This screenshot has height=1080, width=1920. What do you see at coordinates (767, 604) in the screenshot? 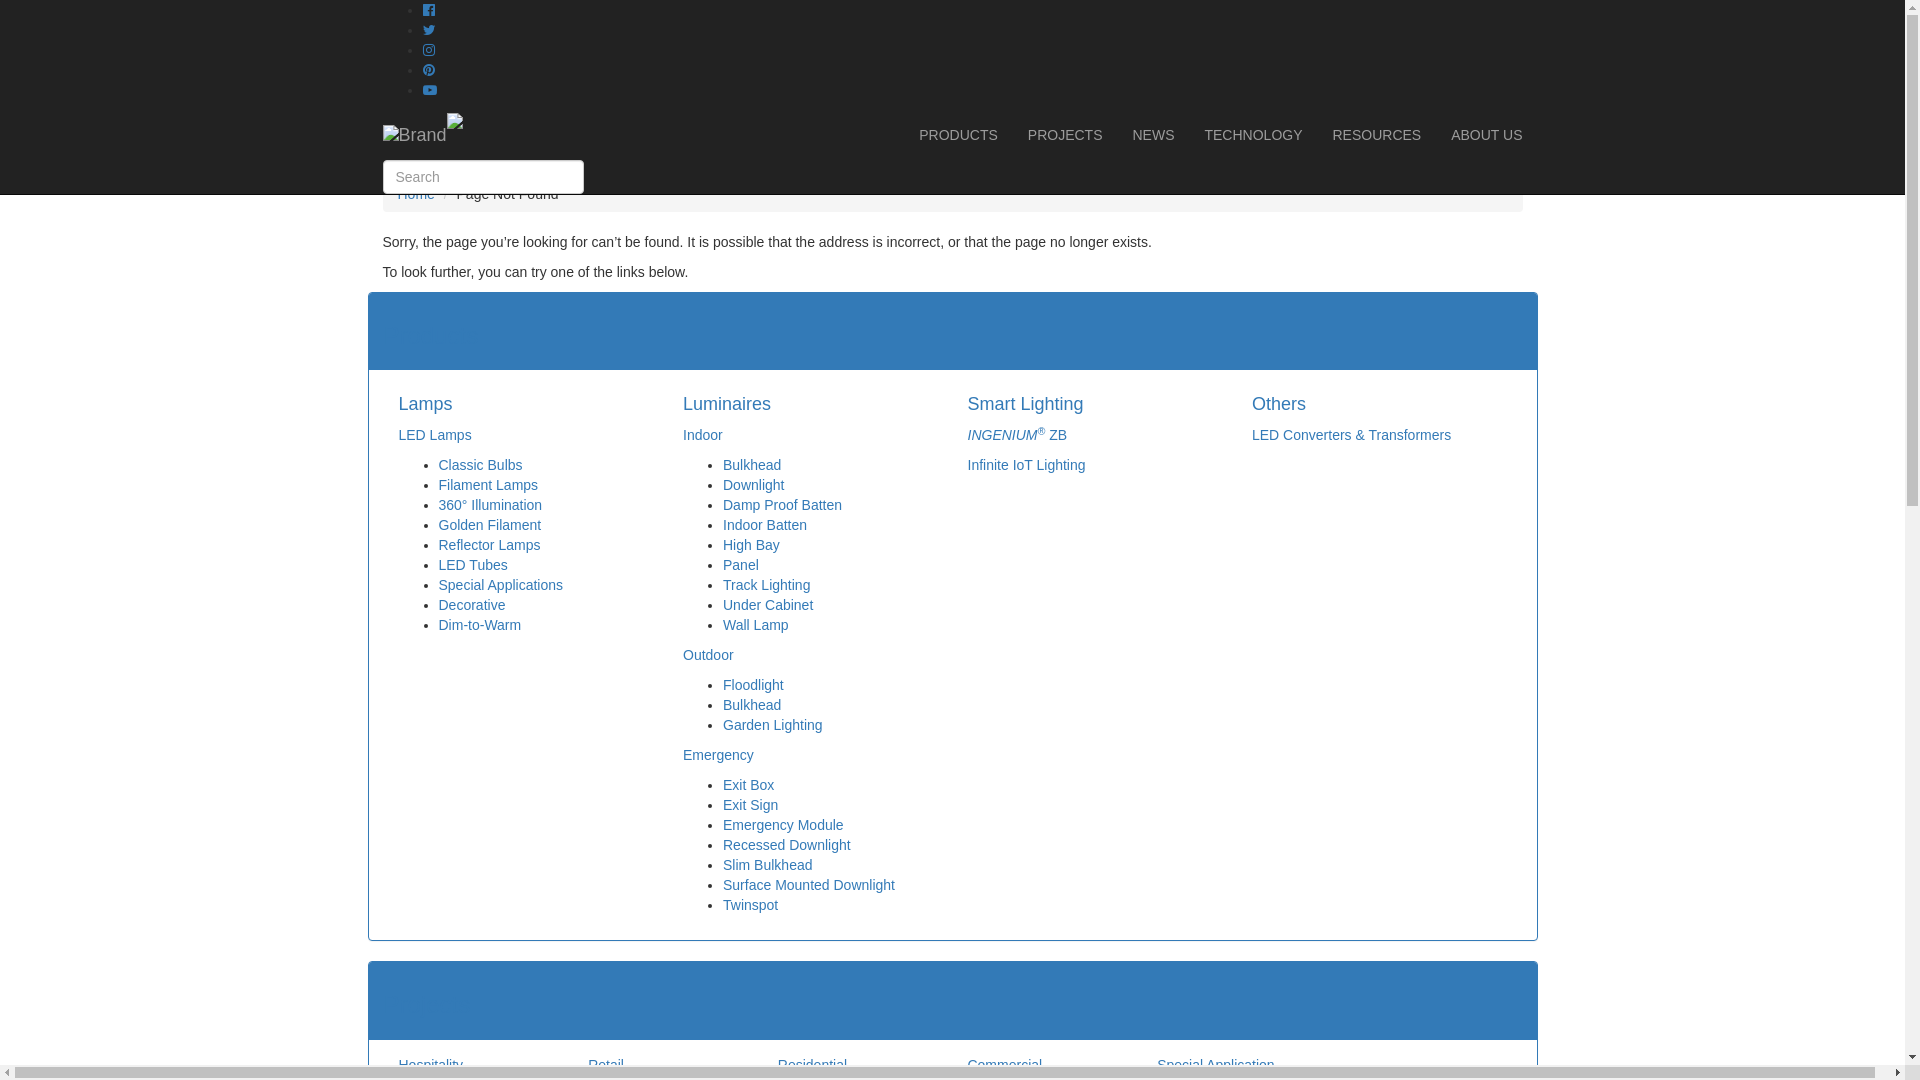
I see `'Under Cabinet'` at bounding box center [767, 604].